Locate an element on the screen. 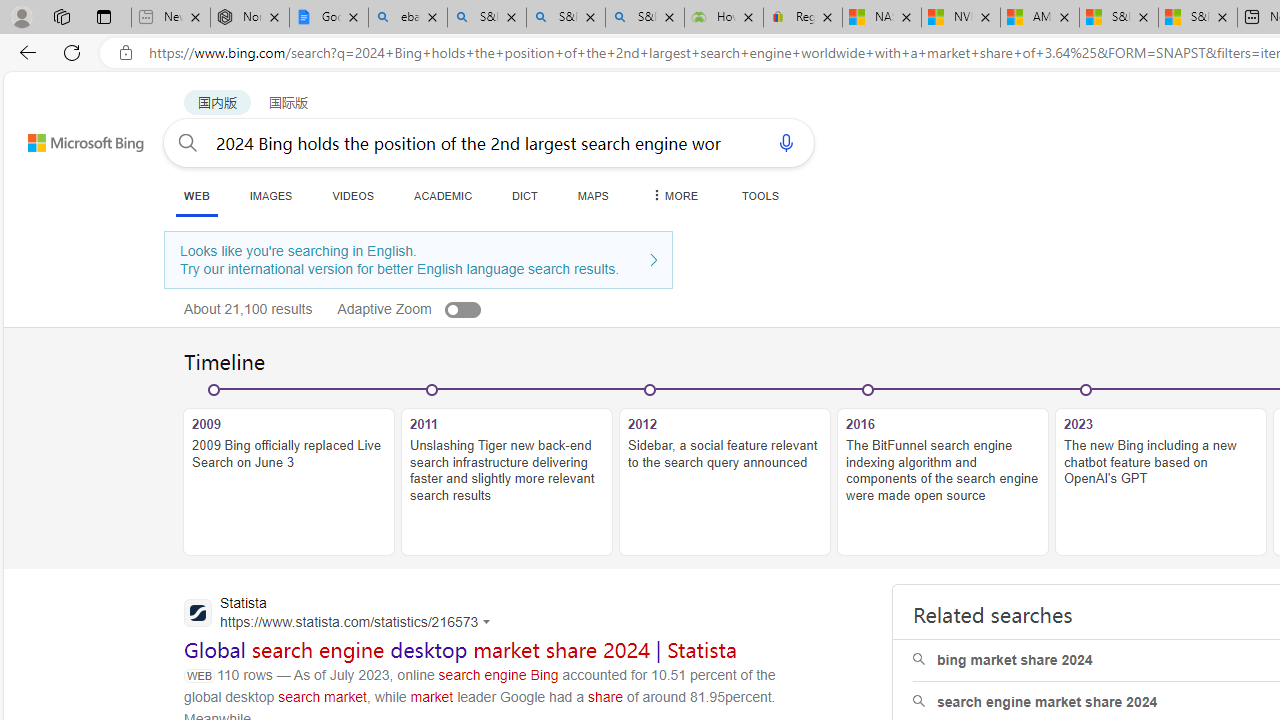 The image size is (1280, 720). 'Back to Bing search' is located at coordinates (73, 137).